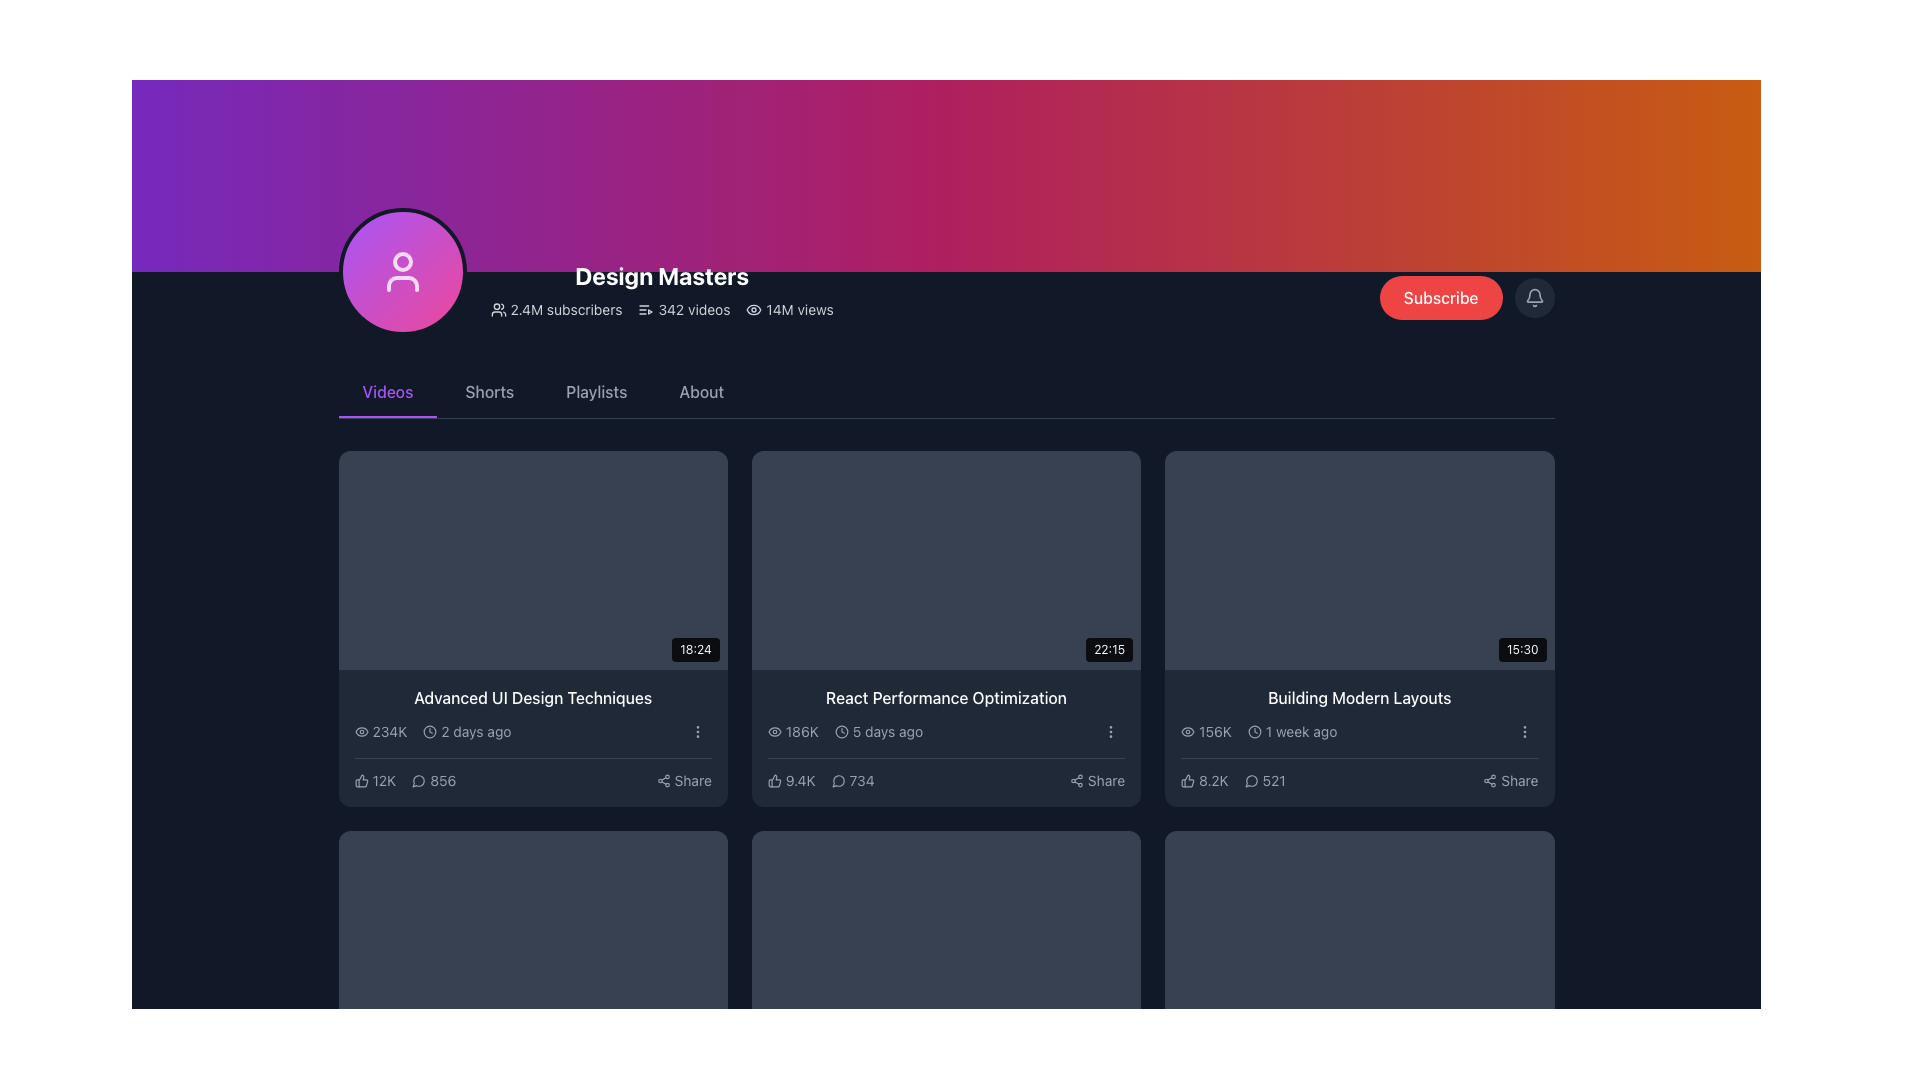 This screenshot has width=1920, height=1080. I want to click on the 'About' navigation link to observe the color transition effect as it changes from gray to white, so click(701, 393).